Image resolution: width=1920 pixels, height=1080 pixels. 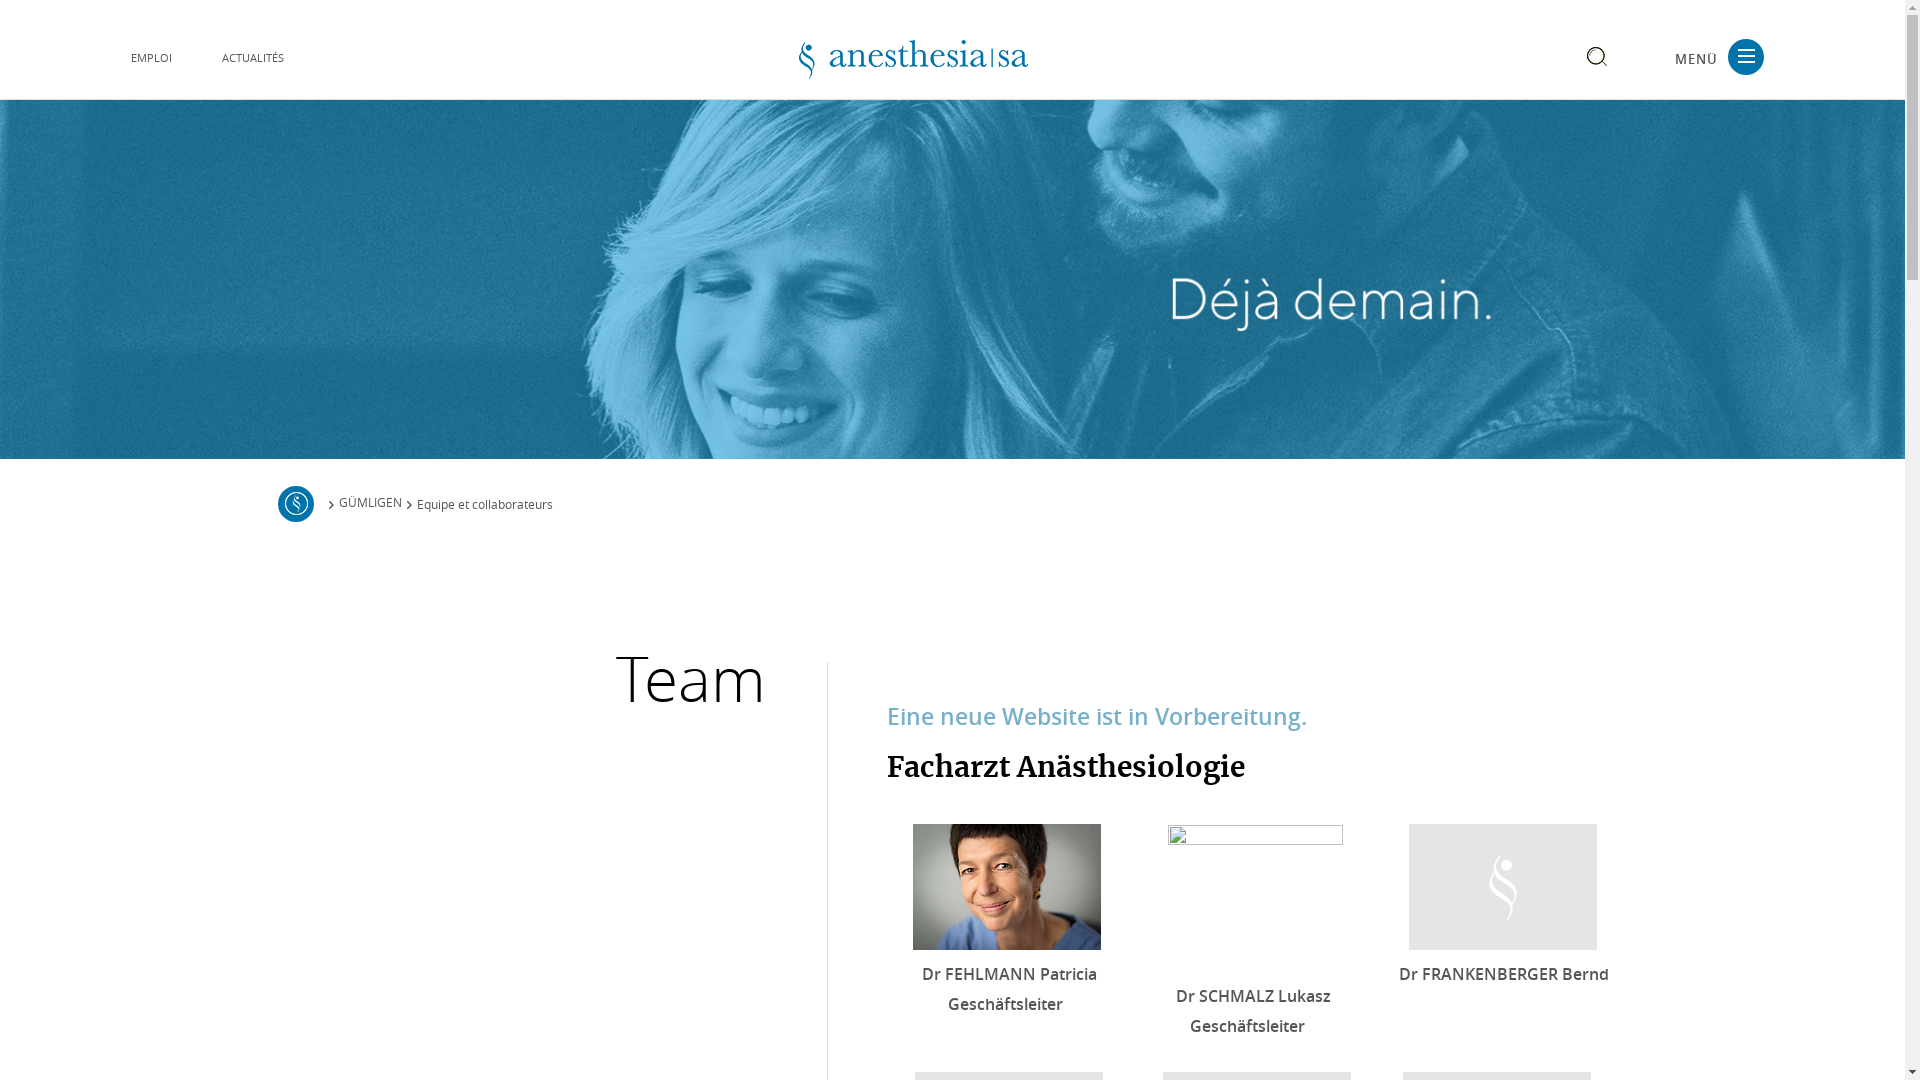 What do you see at coordinates (484, 503) in the screenshot?
I see `'Equipe et collaborateurs'` at bounding box center [484, 503].